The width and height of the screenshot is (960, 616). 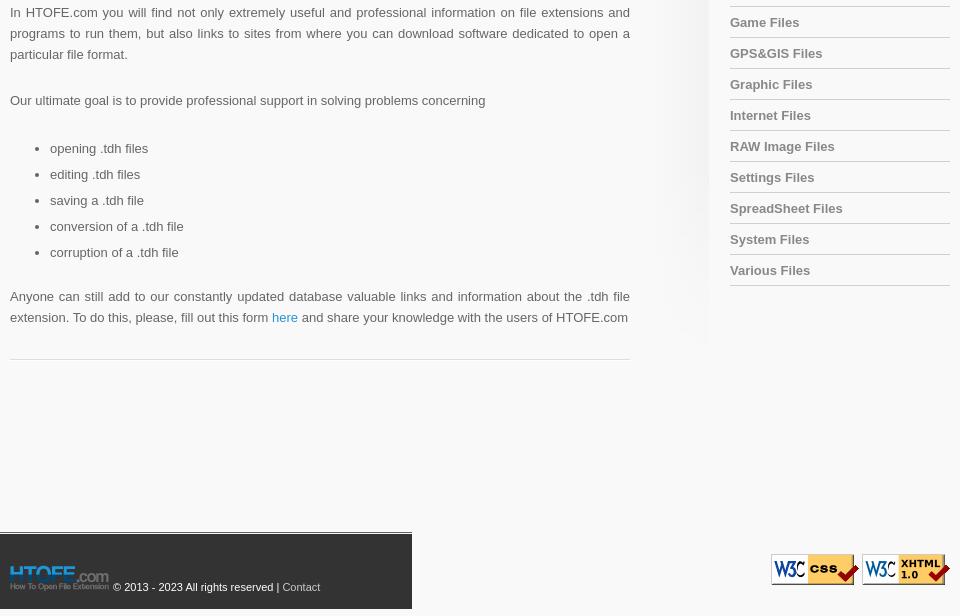 What do you see at coordinates (463, 316) in the screenshot?
I see `'and share your knowledge with the users of  HTOFE.com'` at bounding box center [463, 316].